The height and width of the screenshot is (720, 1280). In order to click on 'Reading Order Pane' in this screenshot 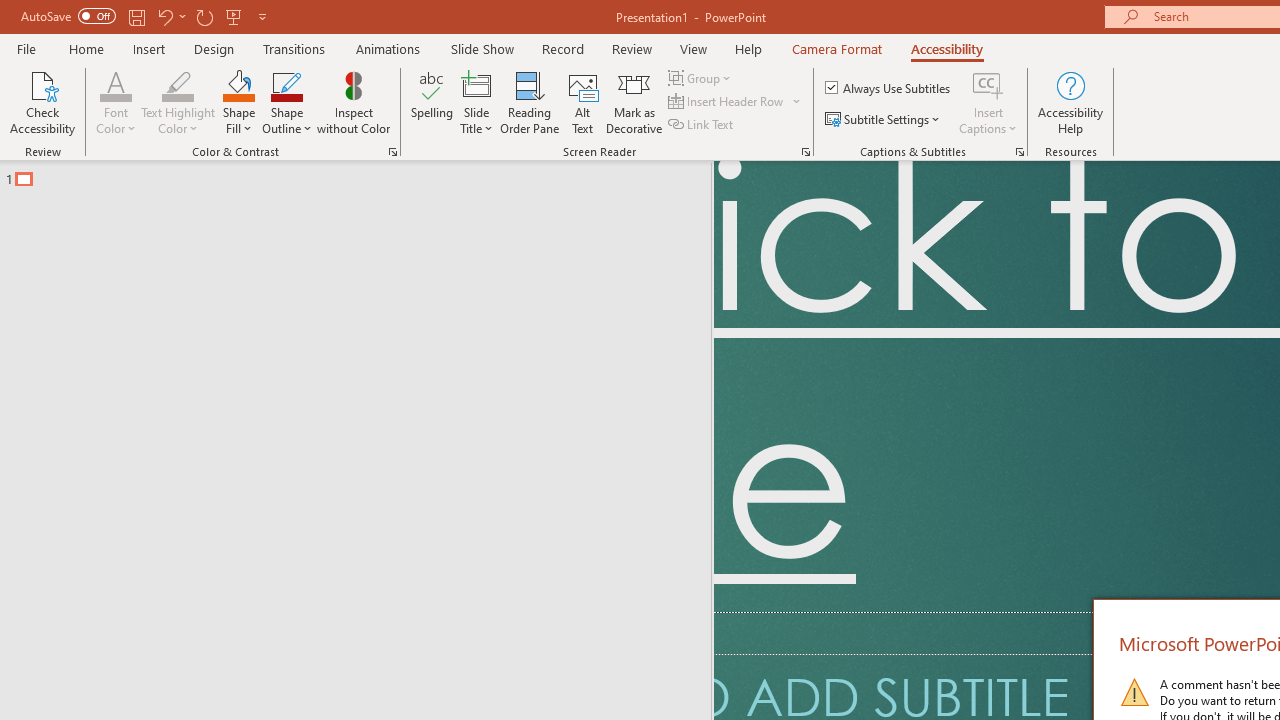, I will do `click(529, 103)`.